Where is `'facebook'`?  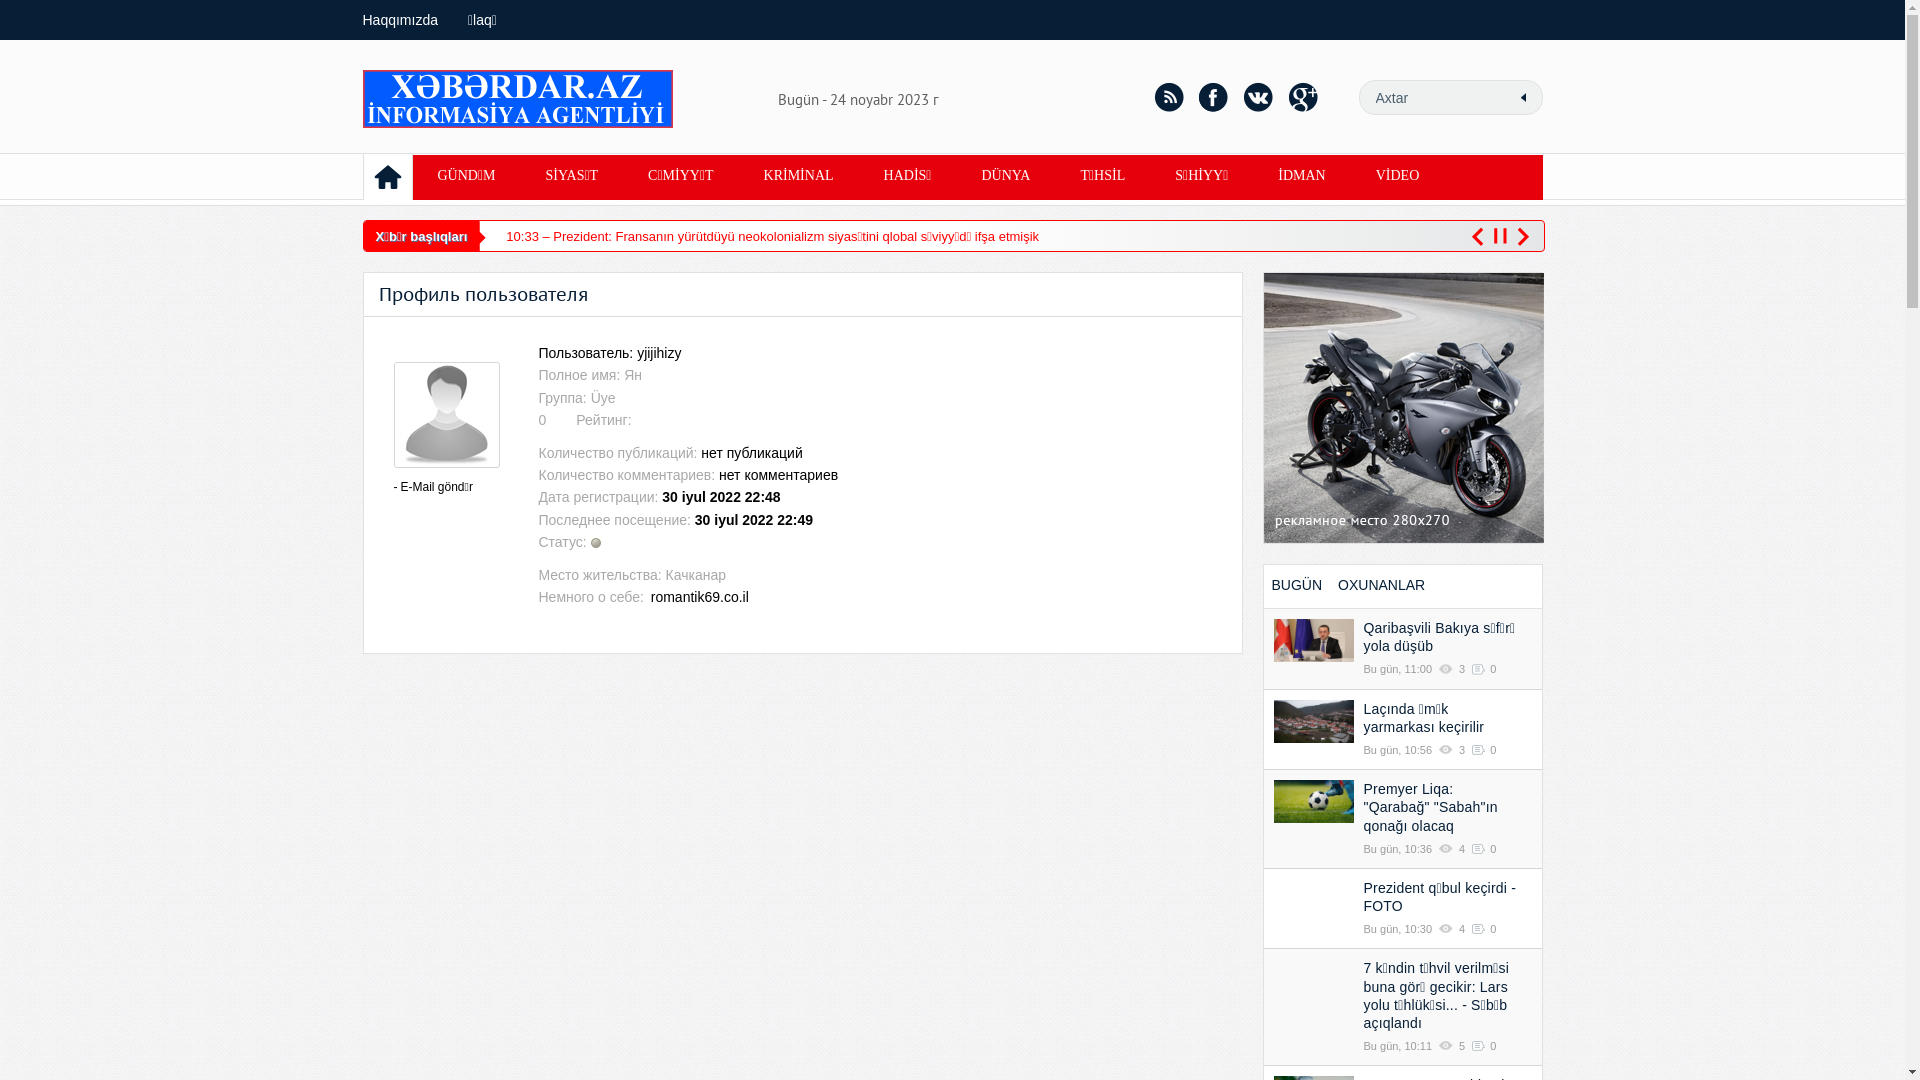
'facebook' is located at coordinates (1212, 96).